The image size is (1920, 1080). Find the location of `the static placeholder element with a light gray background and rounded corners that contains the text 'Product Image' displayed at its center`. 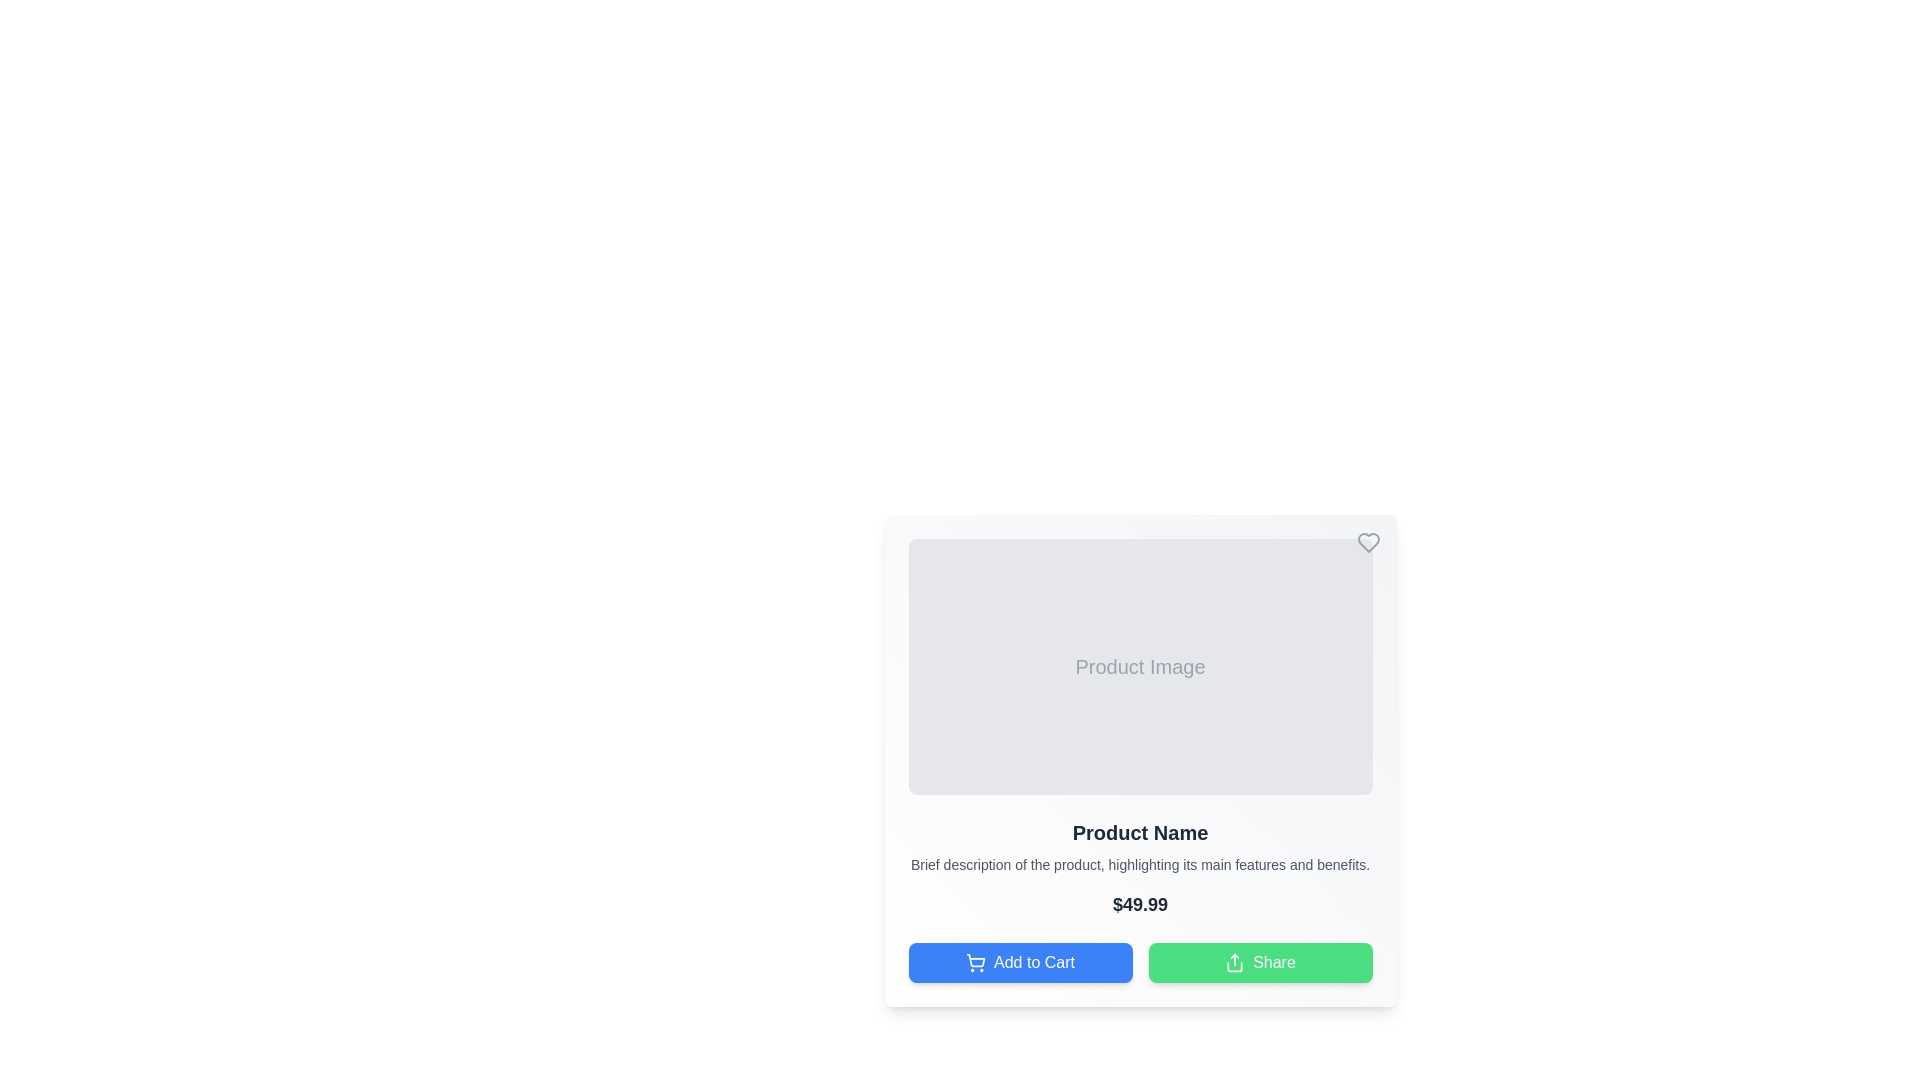

the static placeholder element with a light gray background and rounded corners that contains the text 'Product Image' displayed at its center is located at coordinates (1140, 667).